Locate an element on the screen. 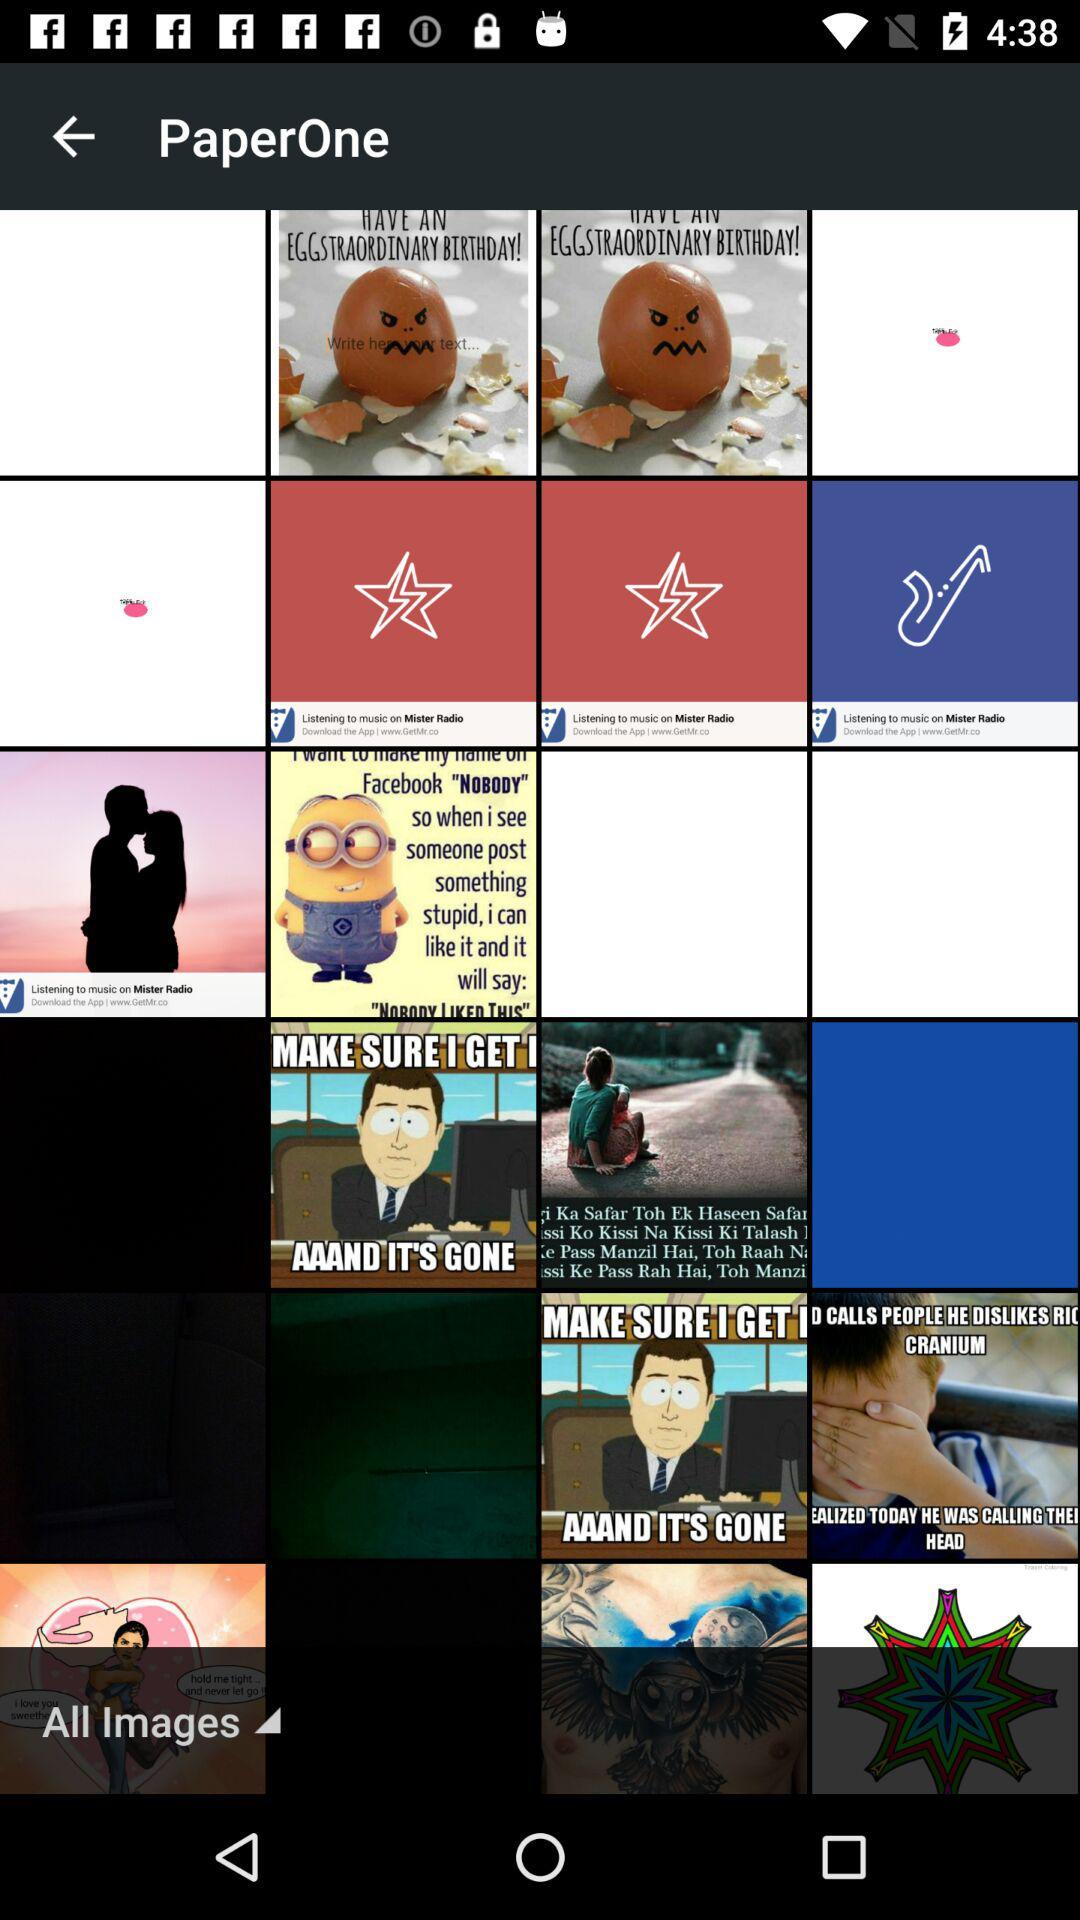 Image resolution: width=1080 pixels, height=1920 pixels. item to the left of the paperone app is located at coordinates (72, 135).